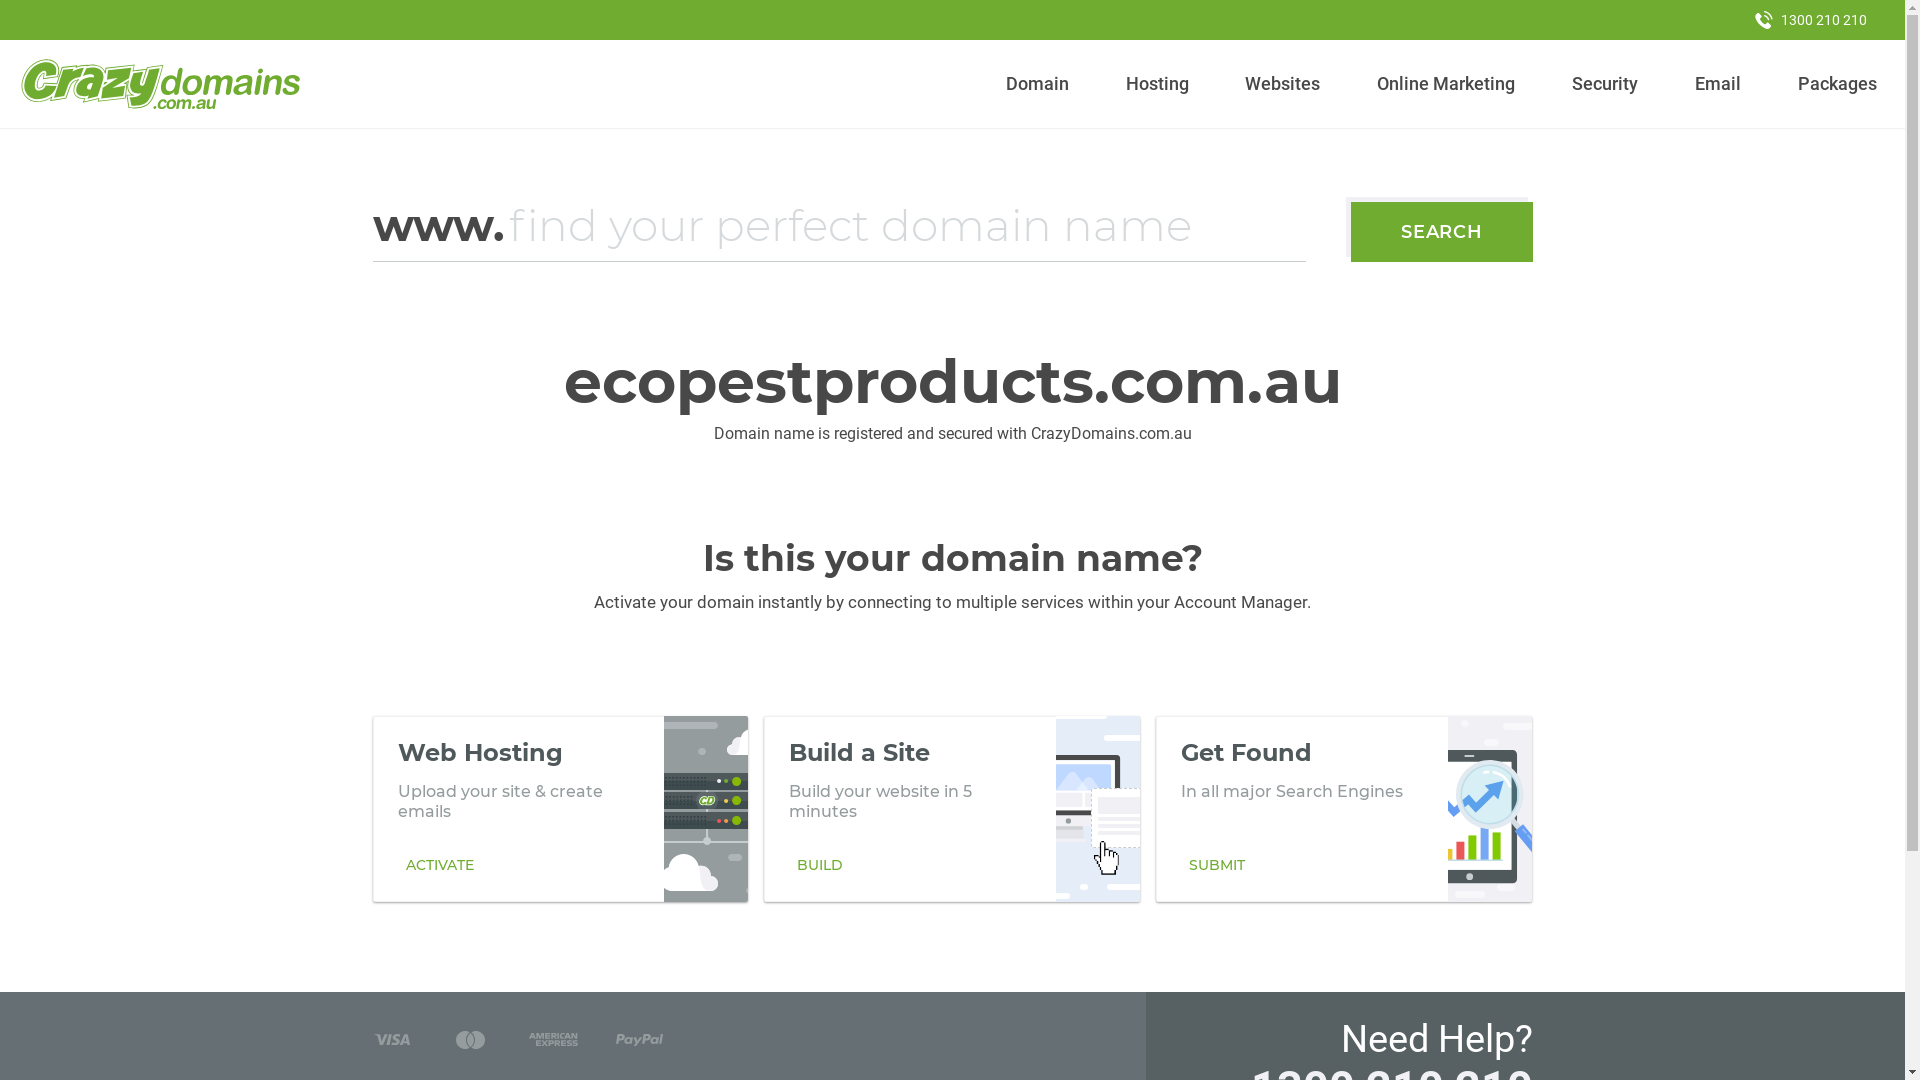 Image resolution: width=1920 pixels, height=1080 pixels. What do you see at coordinates (1810, 19) in the screenshot?
I see `'1300 210 210'` at bounding box center [1810, 19].